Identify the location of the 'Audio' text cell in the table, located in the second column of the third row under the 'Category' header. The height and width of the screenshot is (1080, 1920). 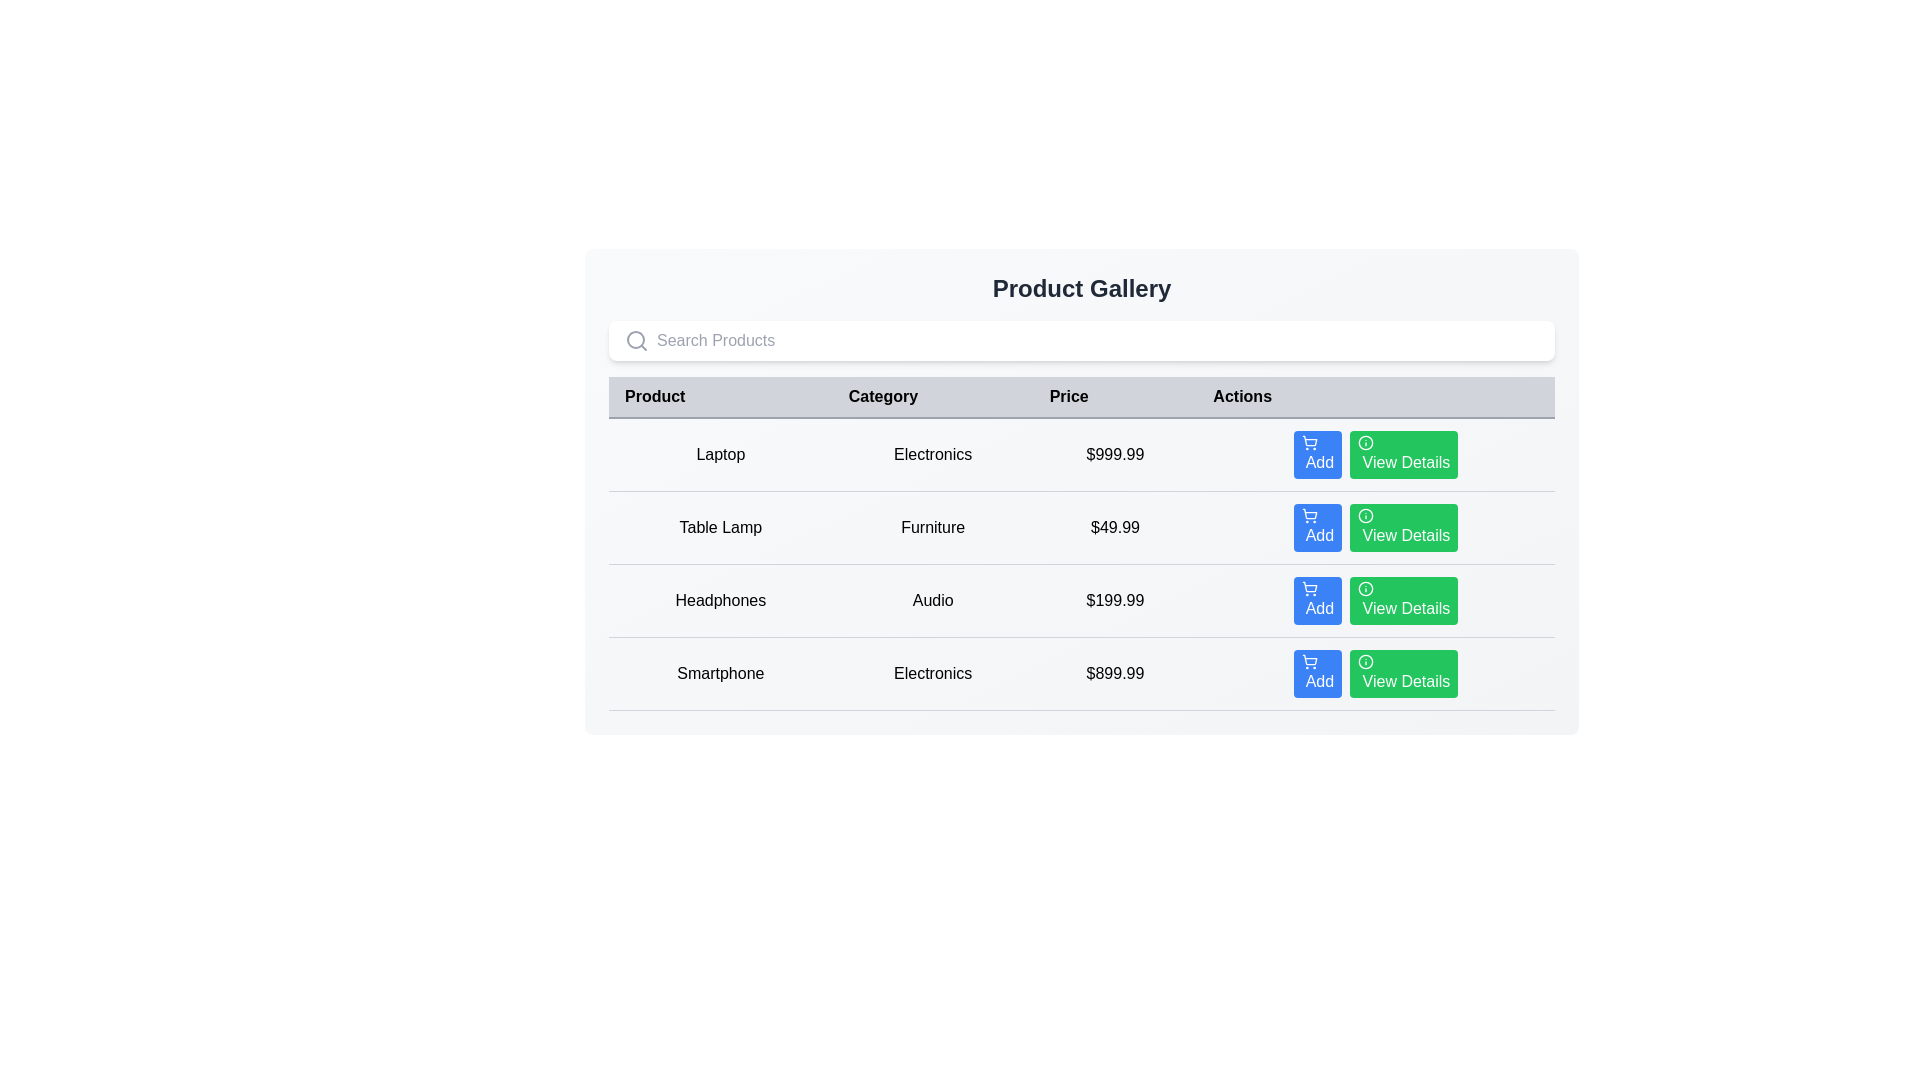
(932, 600).